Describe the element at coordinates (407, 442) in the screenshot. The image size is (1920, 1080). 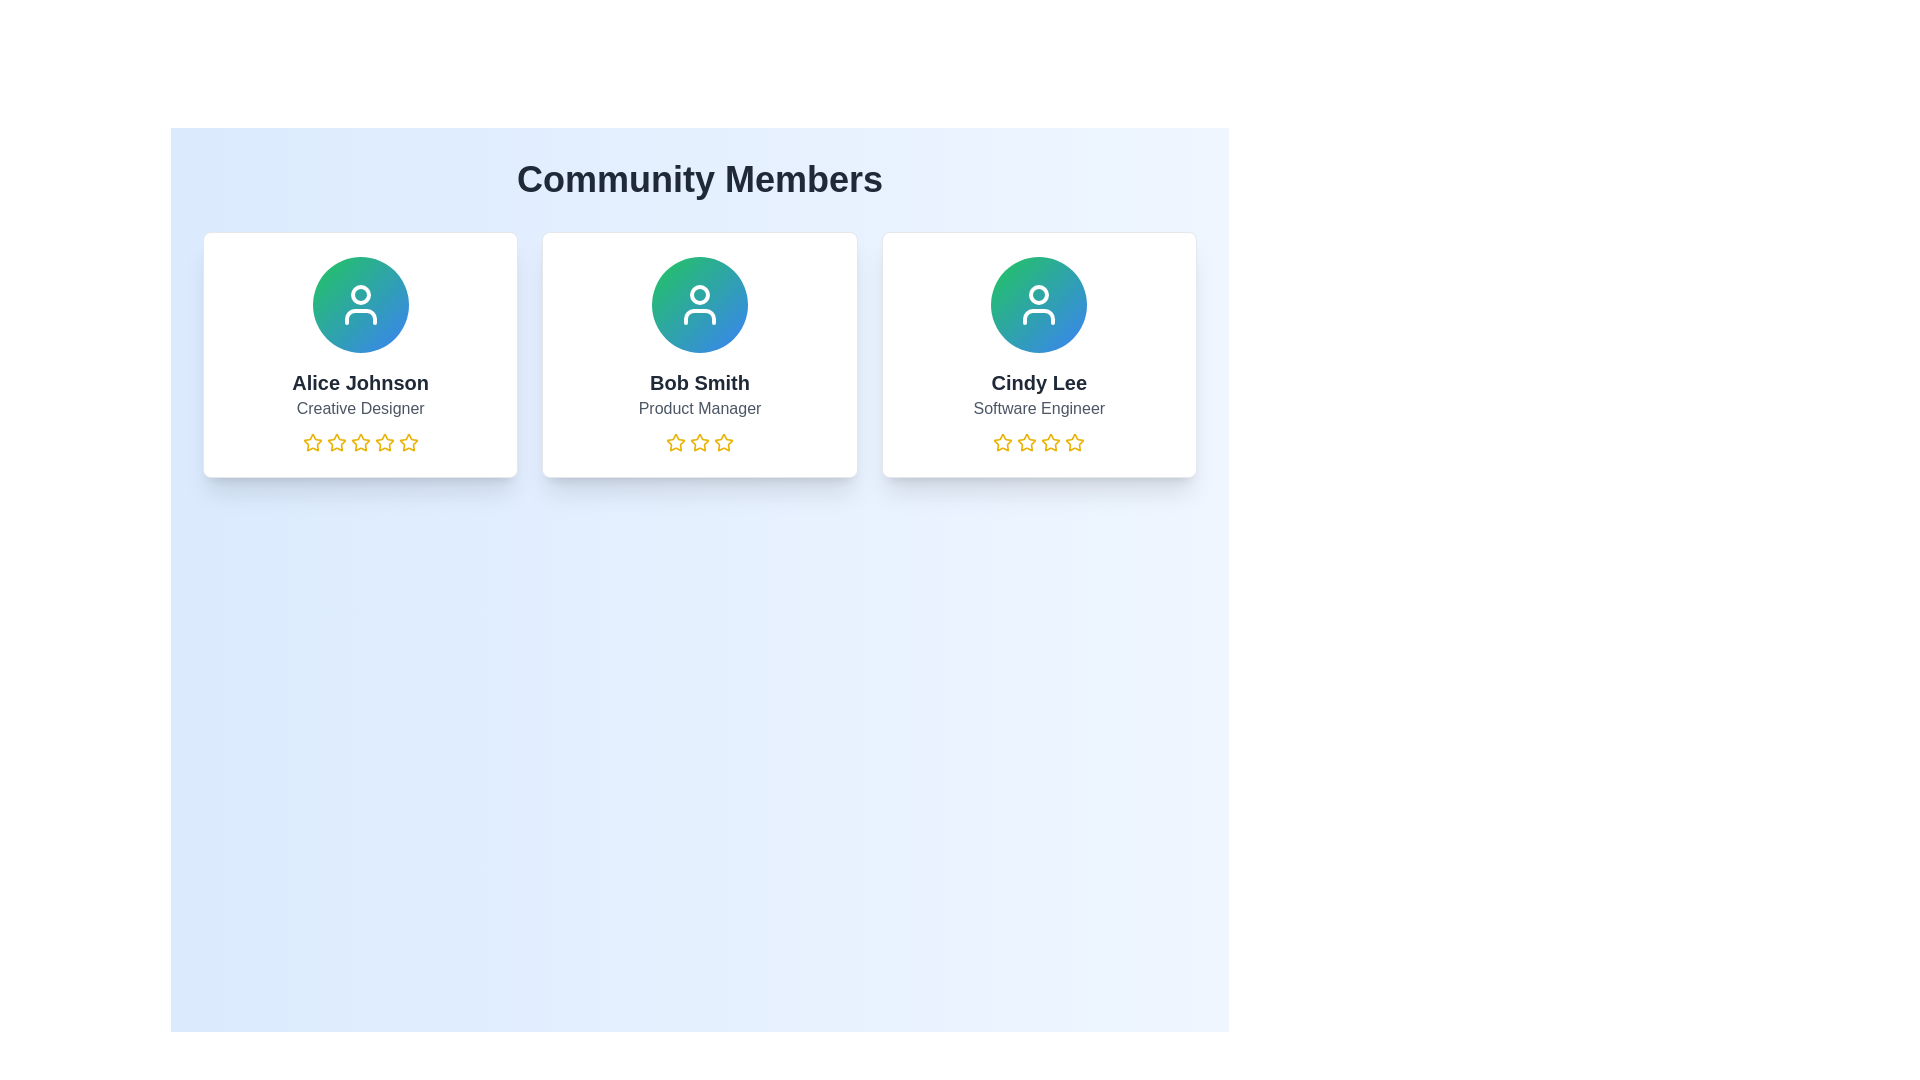
I see `on the fifth golden-yellow star icon in the rating stars under Alice Johnson's profile card for confirmation` at that location.